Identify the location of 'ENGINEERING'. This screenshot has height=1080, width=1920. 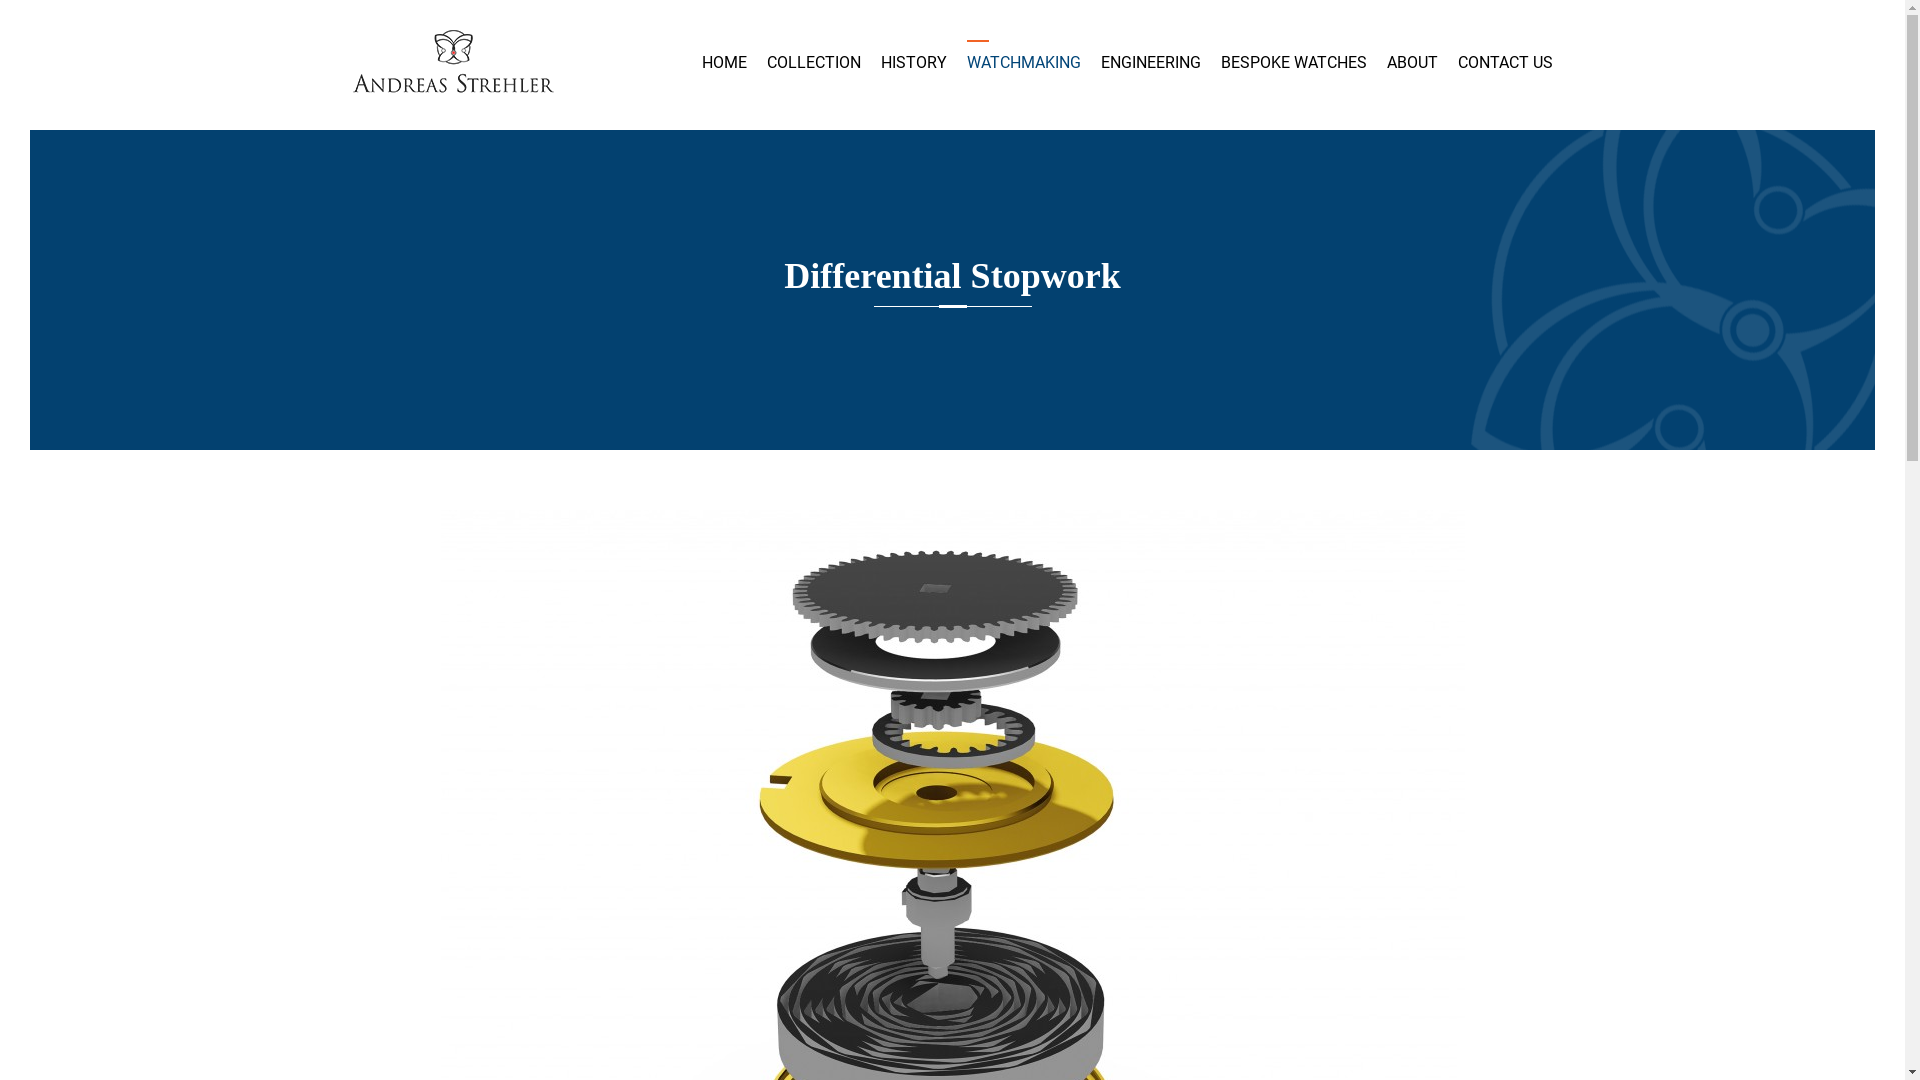
(1098, 61).